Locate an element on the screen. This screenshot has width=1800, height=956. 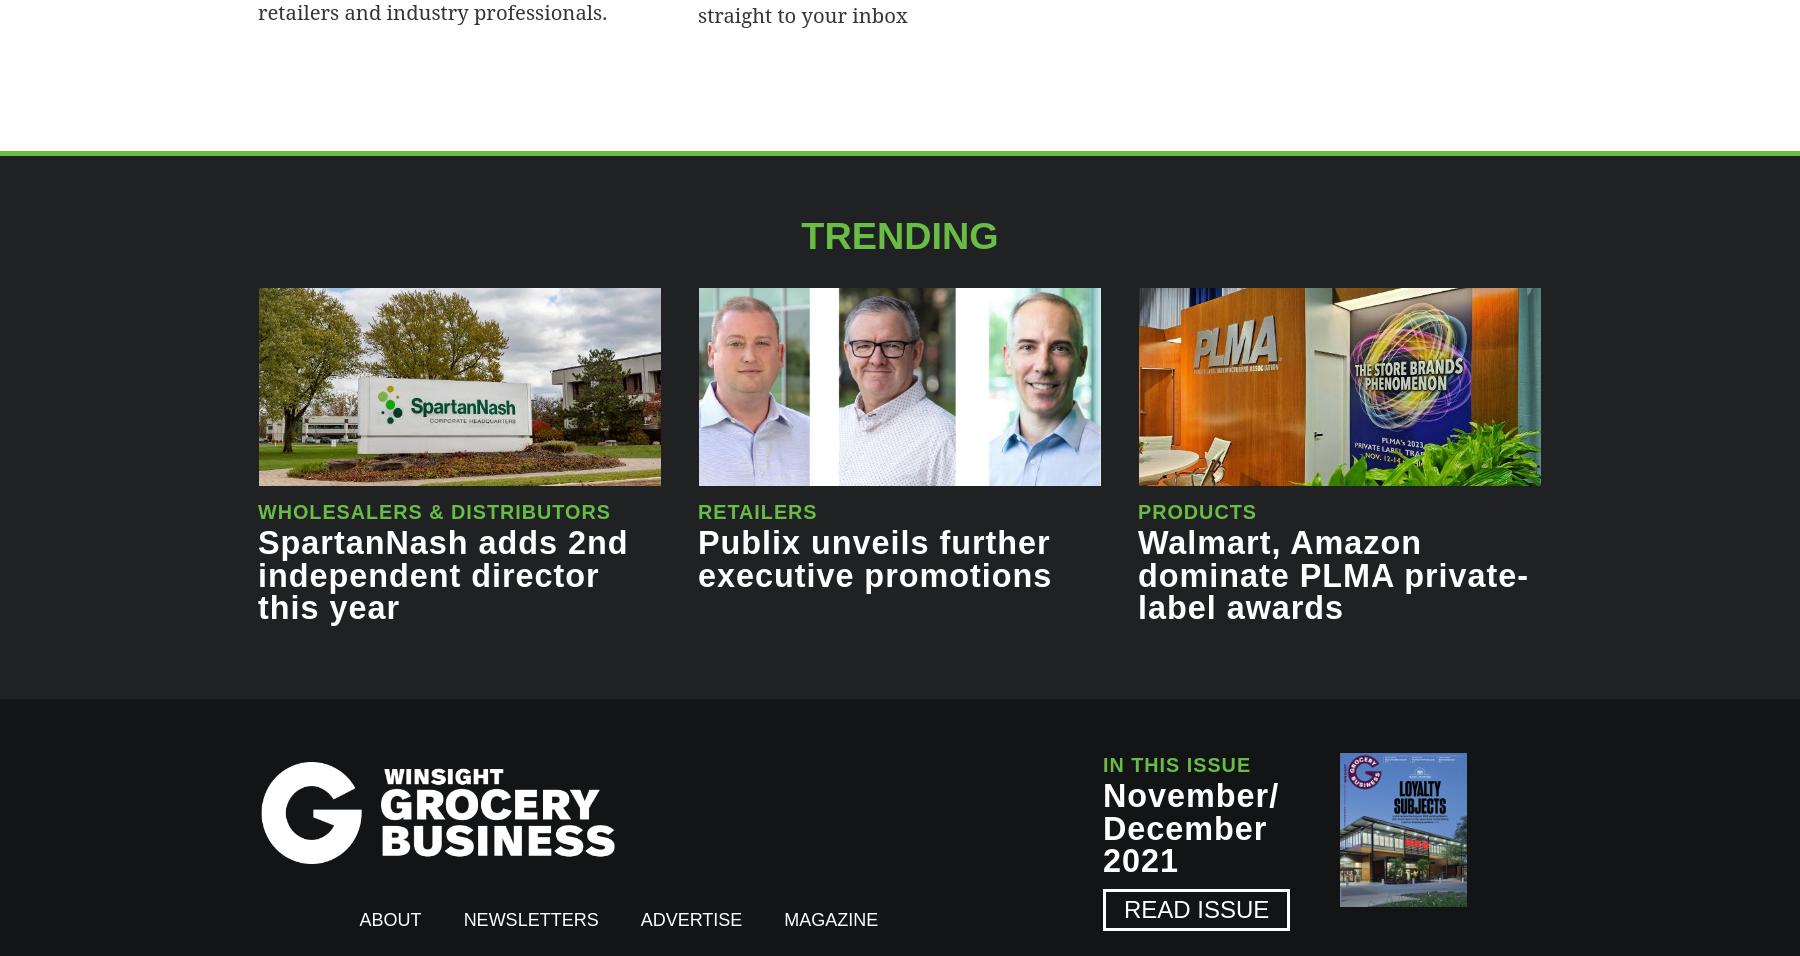
'Read Issue' is located at coordinates (1195, 909).